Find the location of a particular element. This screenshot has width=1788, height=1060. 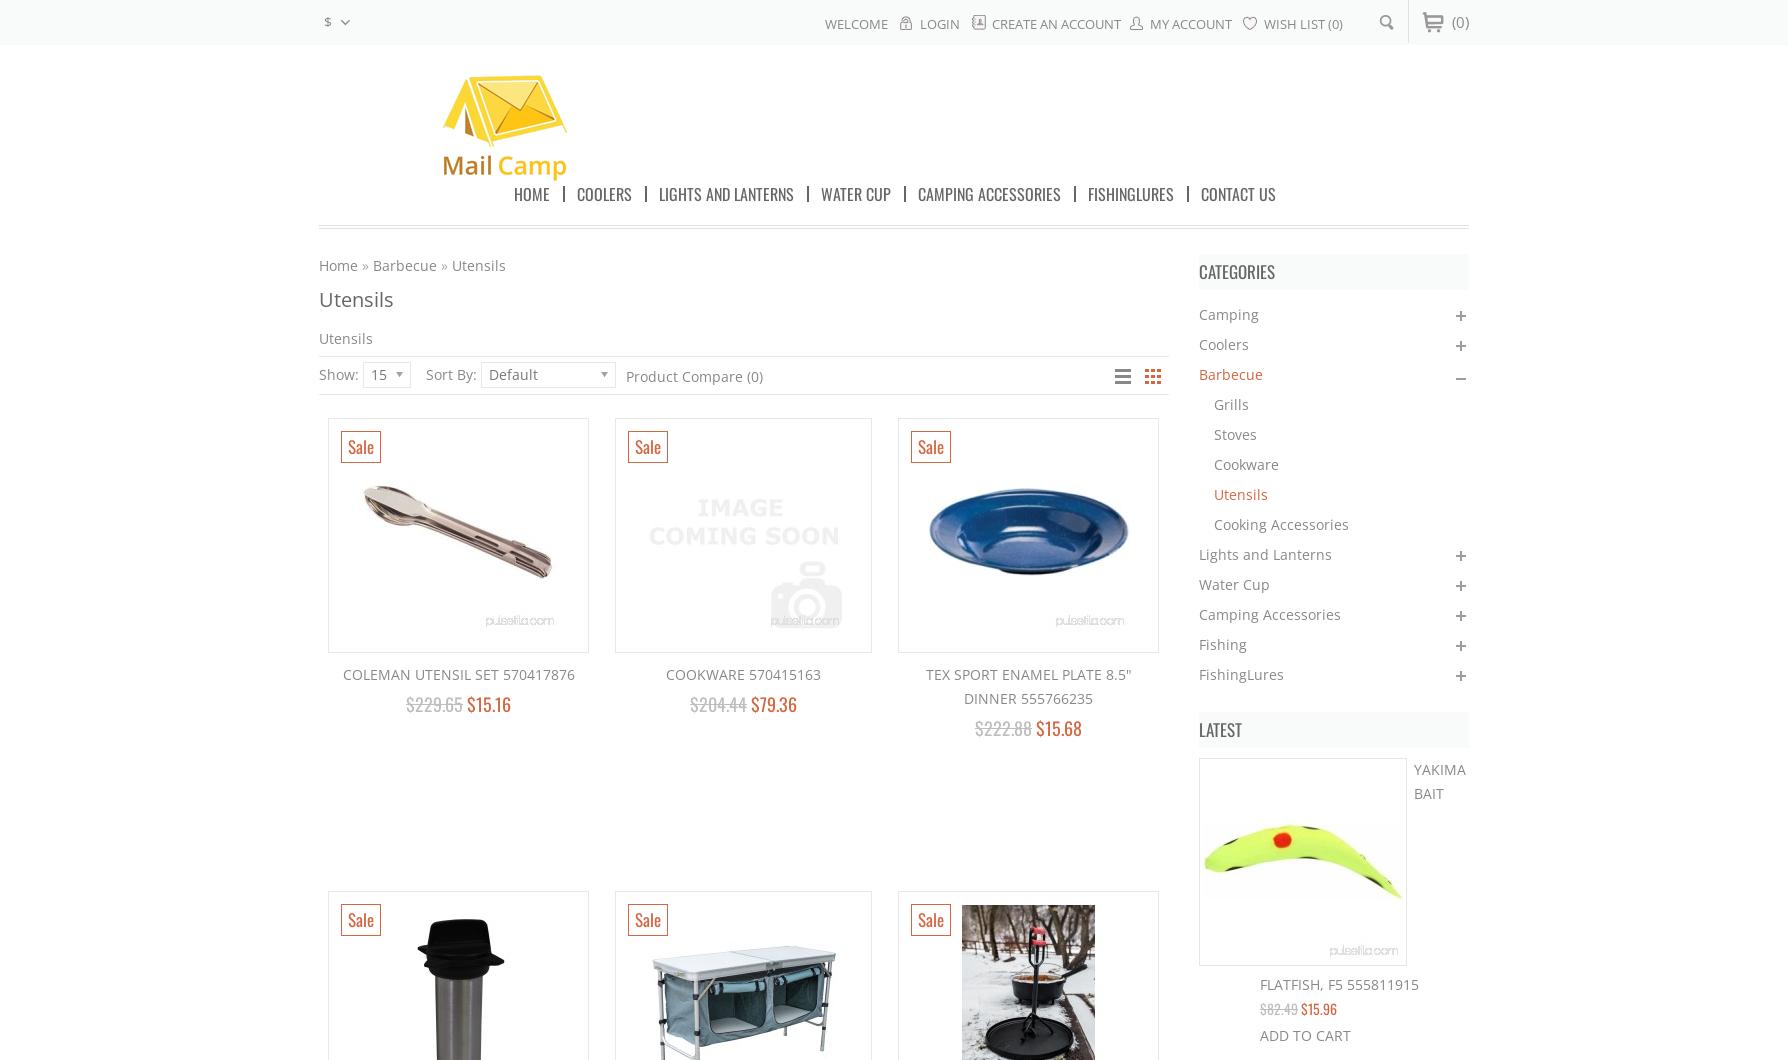

'$229.65' is located at coordinates (433, 703).